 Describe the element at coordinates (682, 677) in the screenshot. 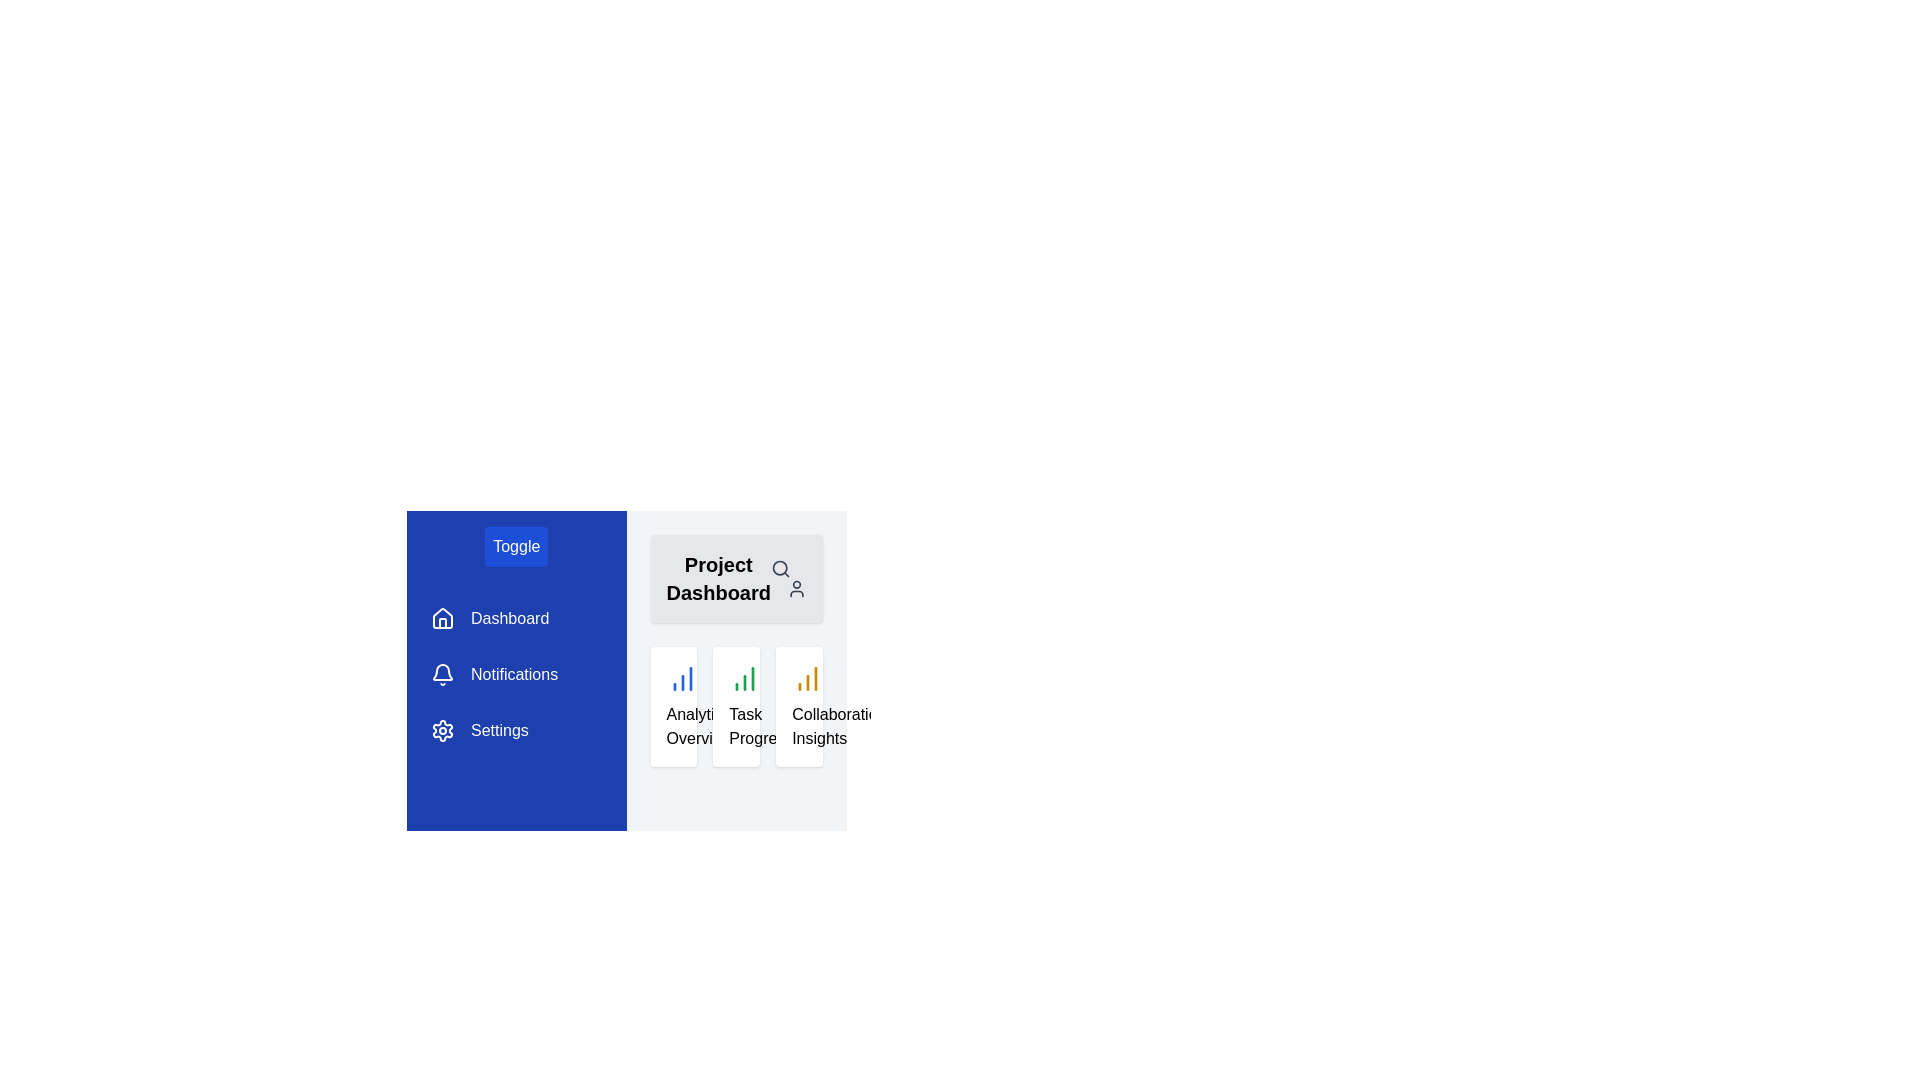

I see `the blue bar chart icon located at the top center of the 'Analytics Overview' card, which consists of three vertical bars incrementing from left to right` at that location.